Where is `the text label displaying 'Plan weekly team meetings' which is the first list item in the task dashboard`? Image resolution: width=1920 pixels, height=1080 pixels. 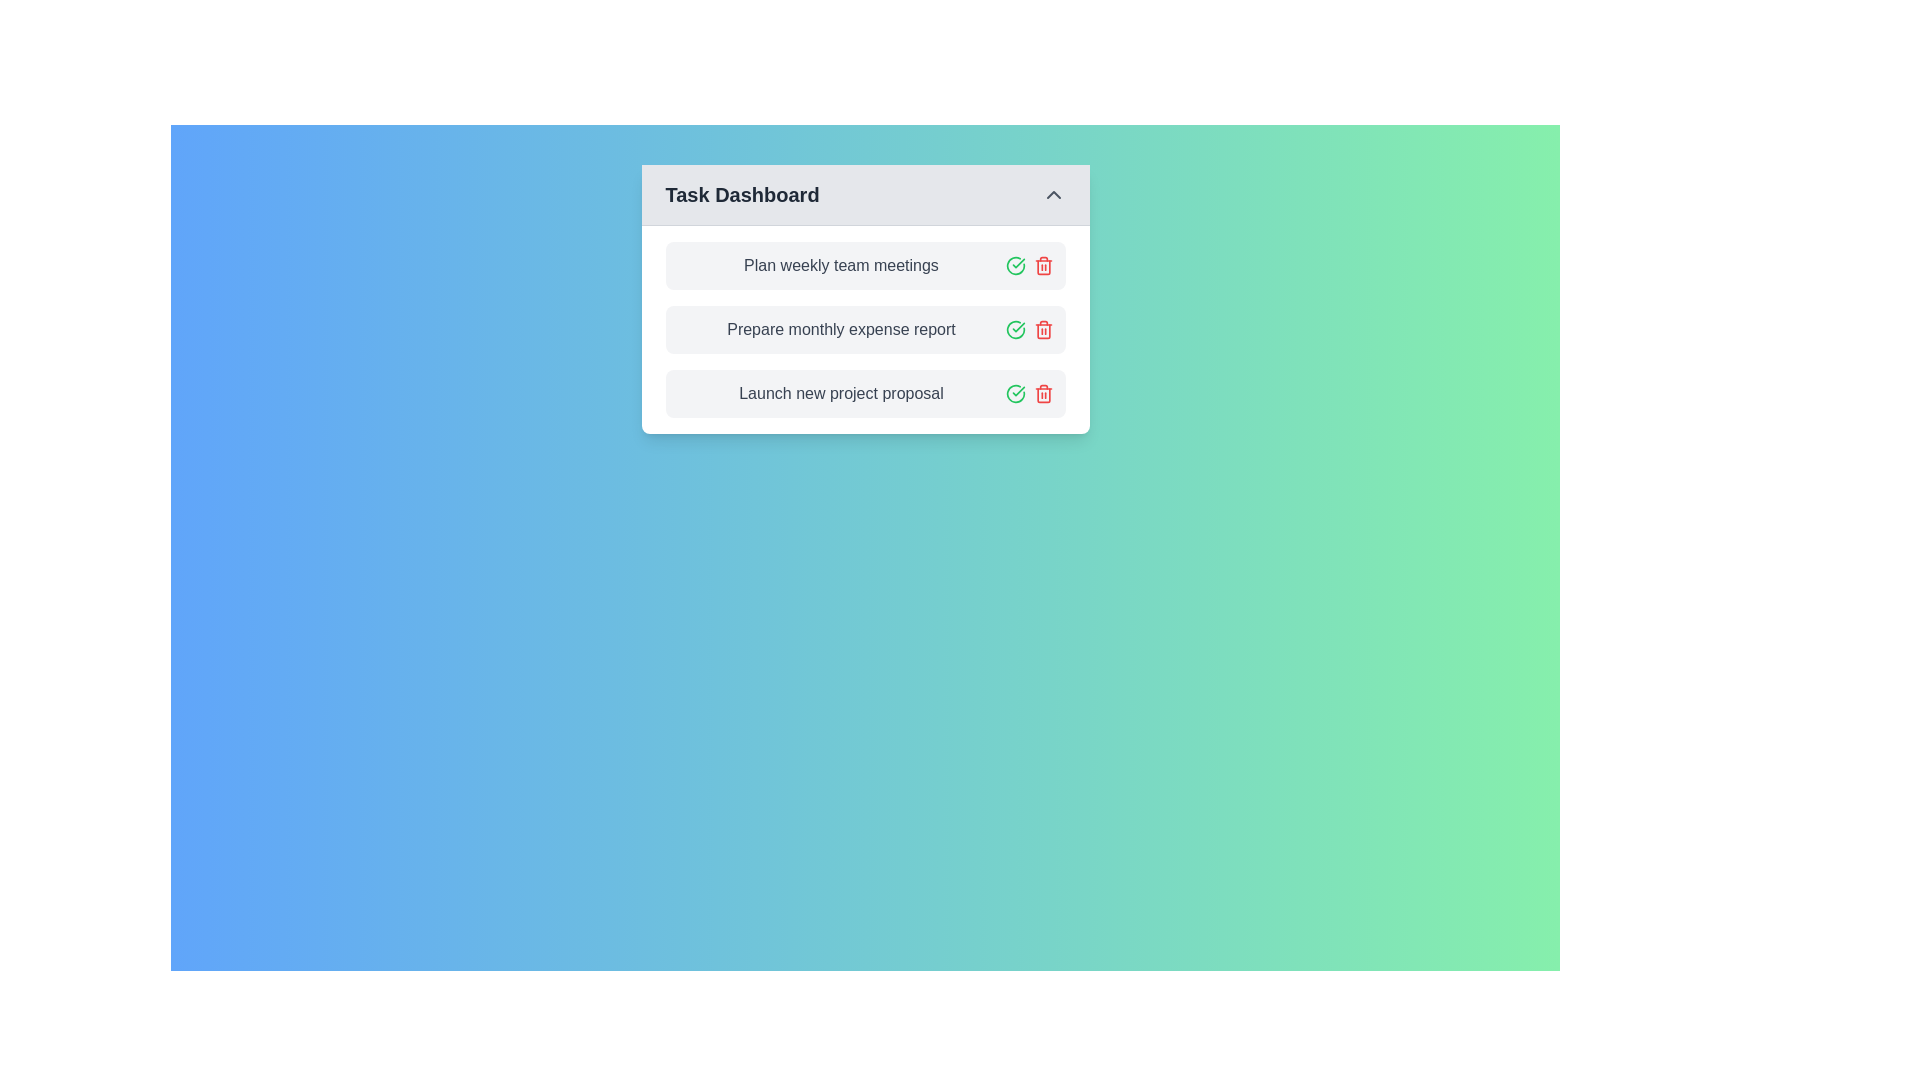 the text label displaying 'Plan weekly team meetings' which is the first list item in the task dashboard is located at coordinates (841, 265).